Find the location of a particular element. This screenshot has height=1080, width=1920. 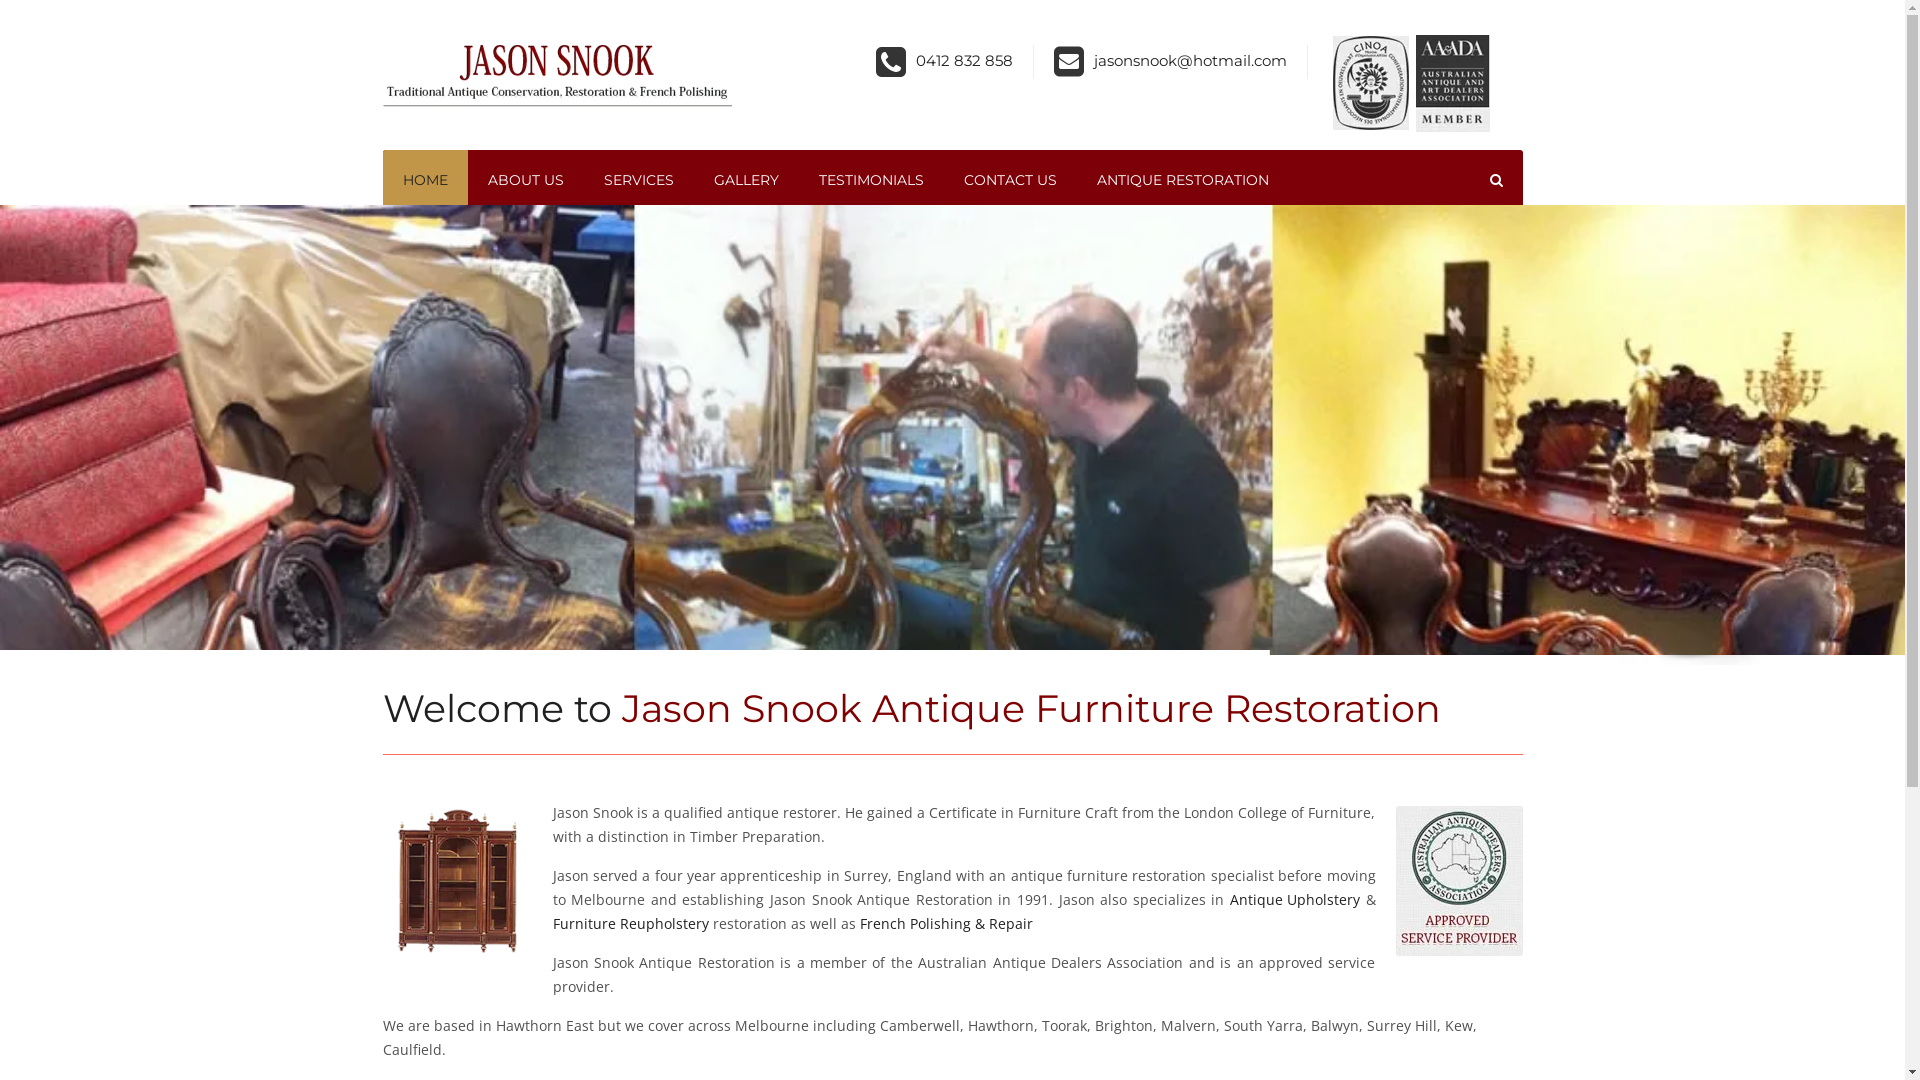

'French Polishing & Repair' is located at coordinates (945, 924).